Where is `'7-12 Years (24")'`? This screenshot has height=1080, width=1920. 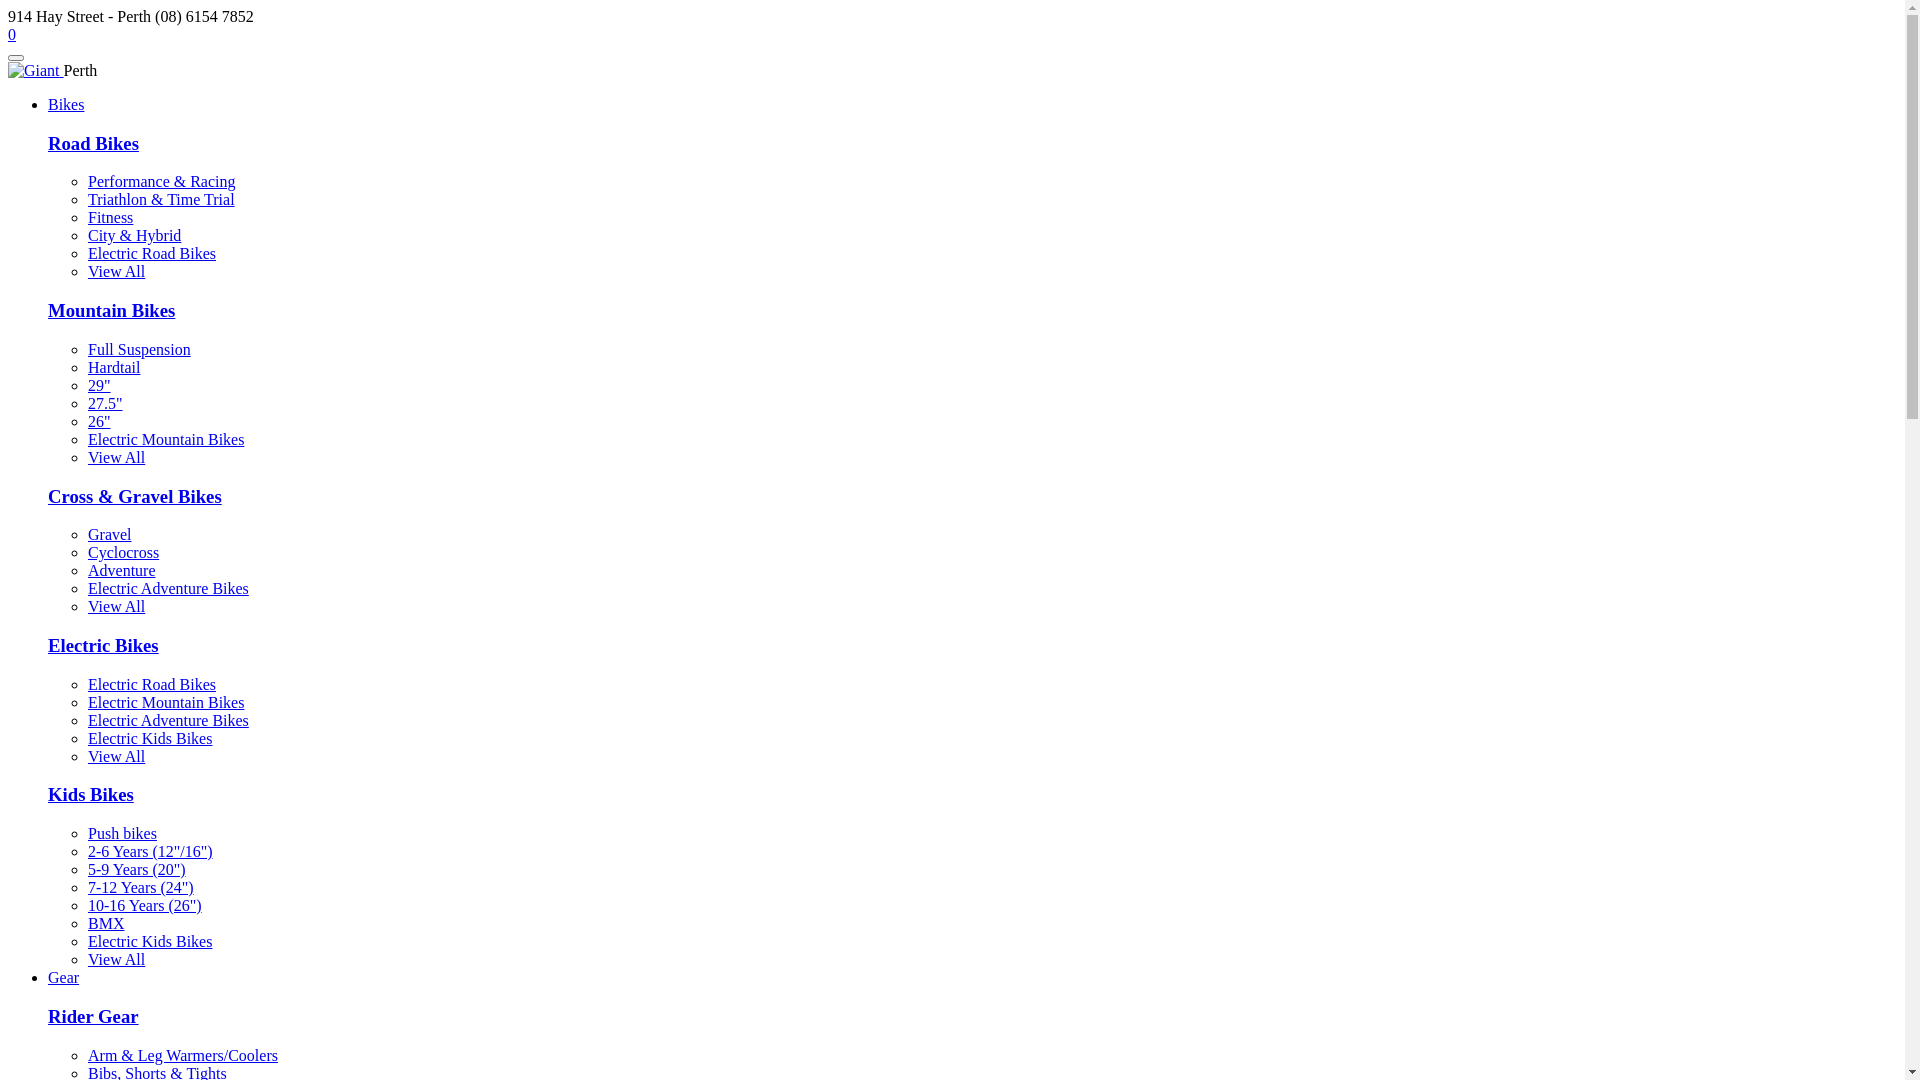
'7-12 Years (24")' is located at coordinates (139, 886).